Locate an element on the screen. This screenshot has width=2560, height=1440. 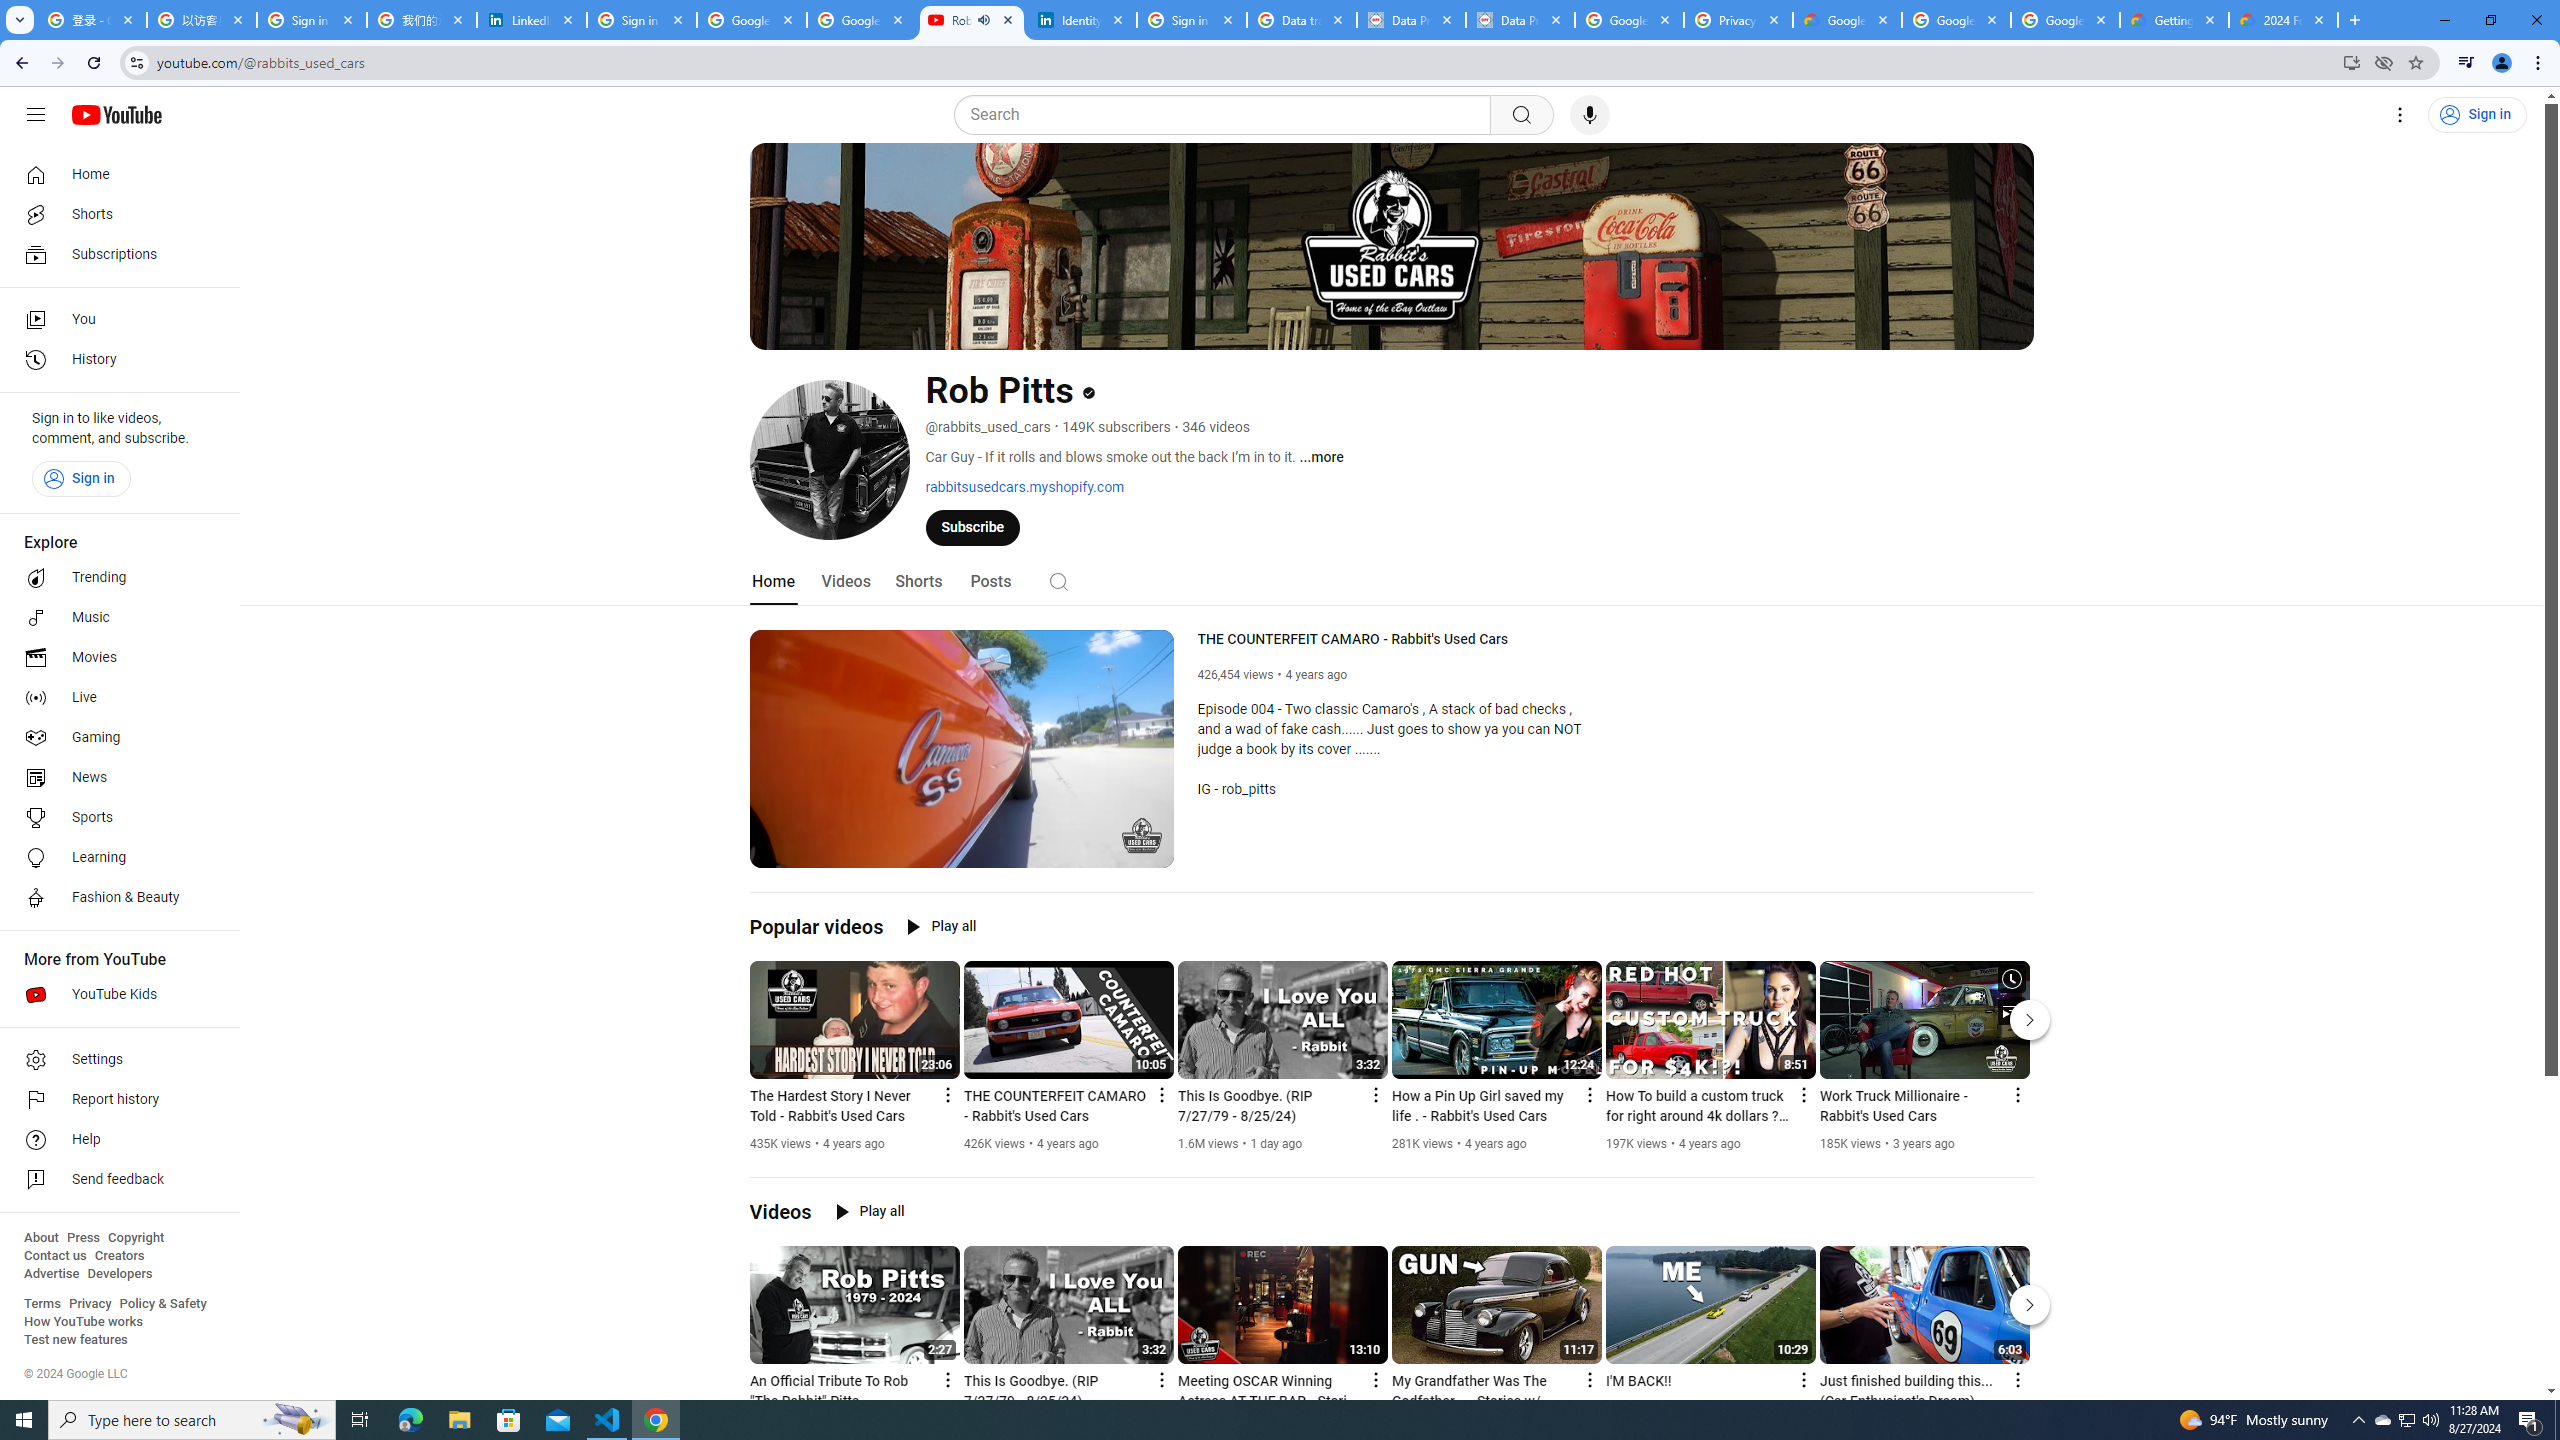
'Subtitles/closed captions unavailable' is located at coordinates (1071, 850).